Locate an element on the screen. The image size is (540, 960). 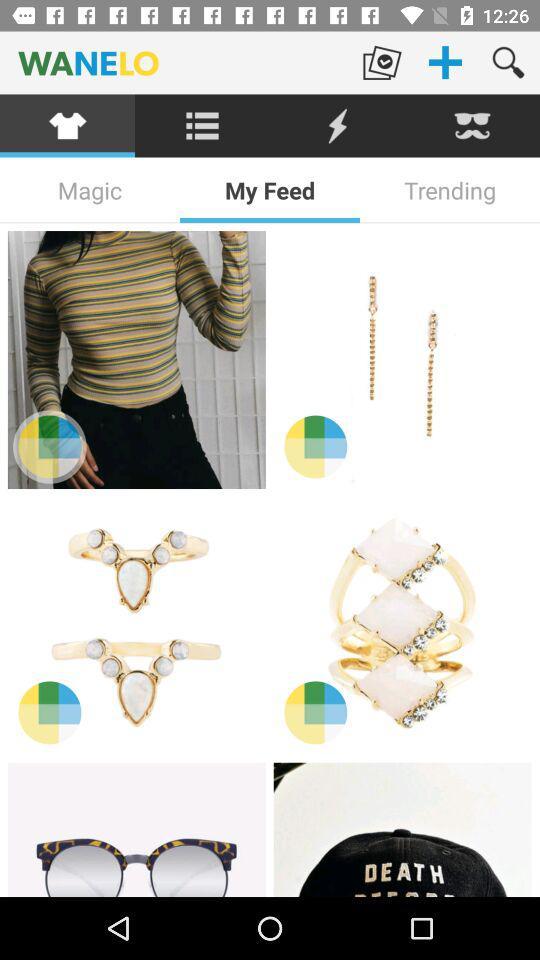
views a product is located at coordinates (402, 360).